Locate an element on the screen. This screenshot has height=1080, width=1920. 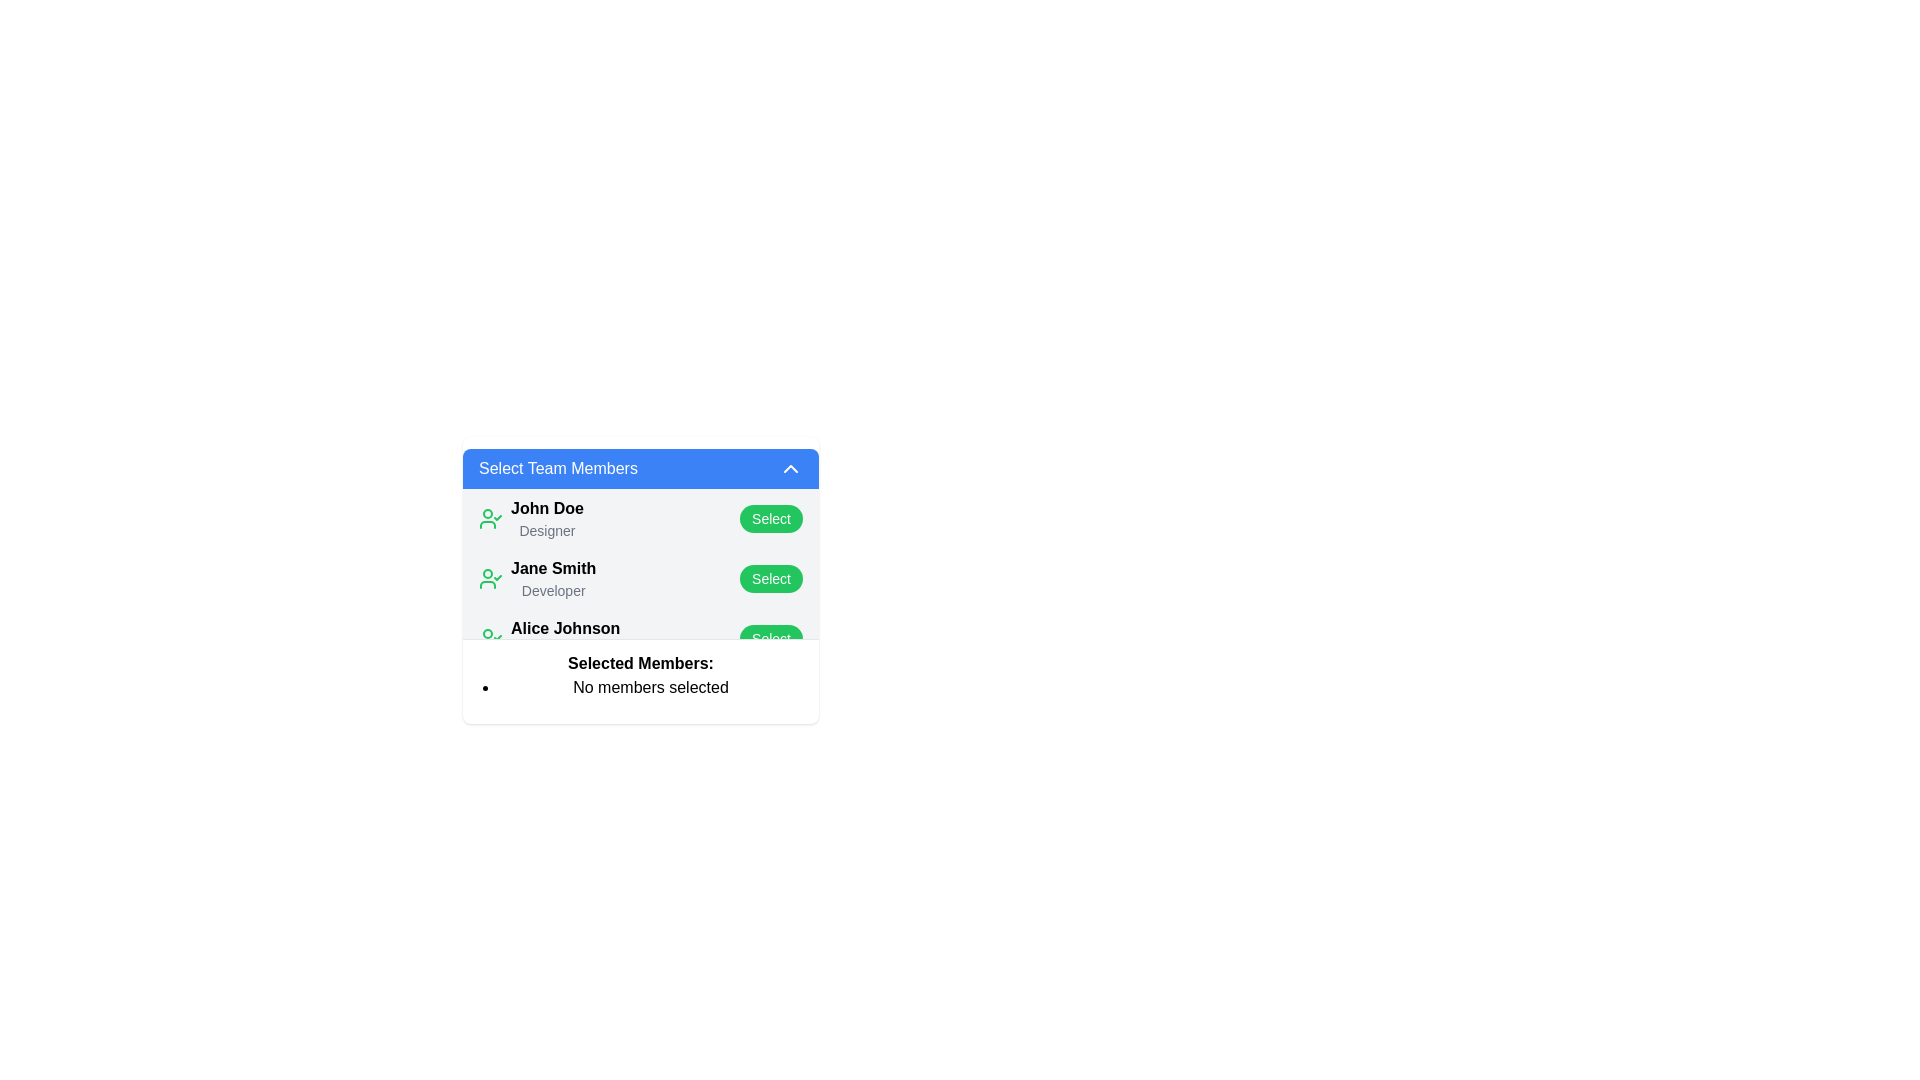
the first selectable team member list item representing user John Doe, identified as a 'Designer', in the 'Select Team Members' dropdown is located at coordinates (641, 518).